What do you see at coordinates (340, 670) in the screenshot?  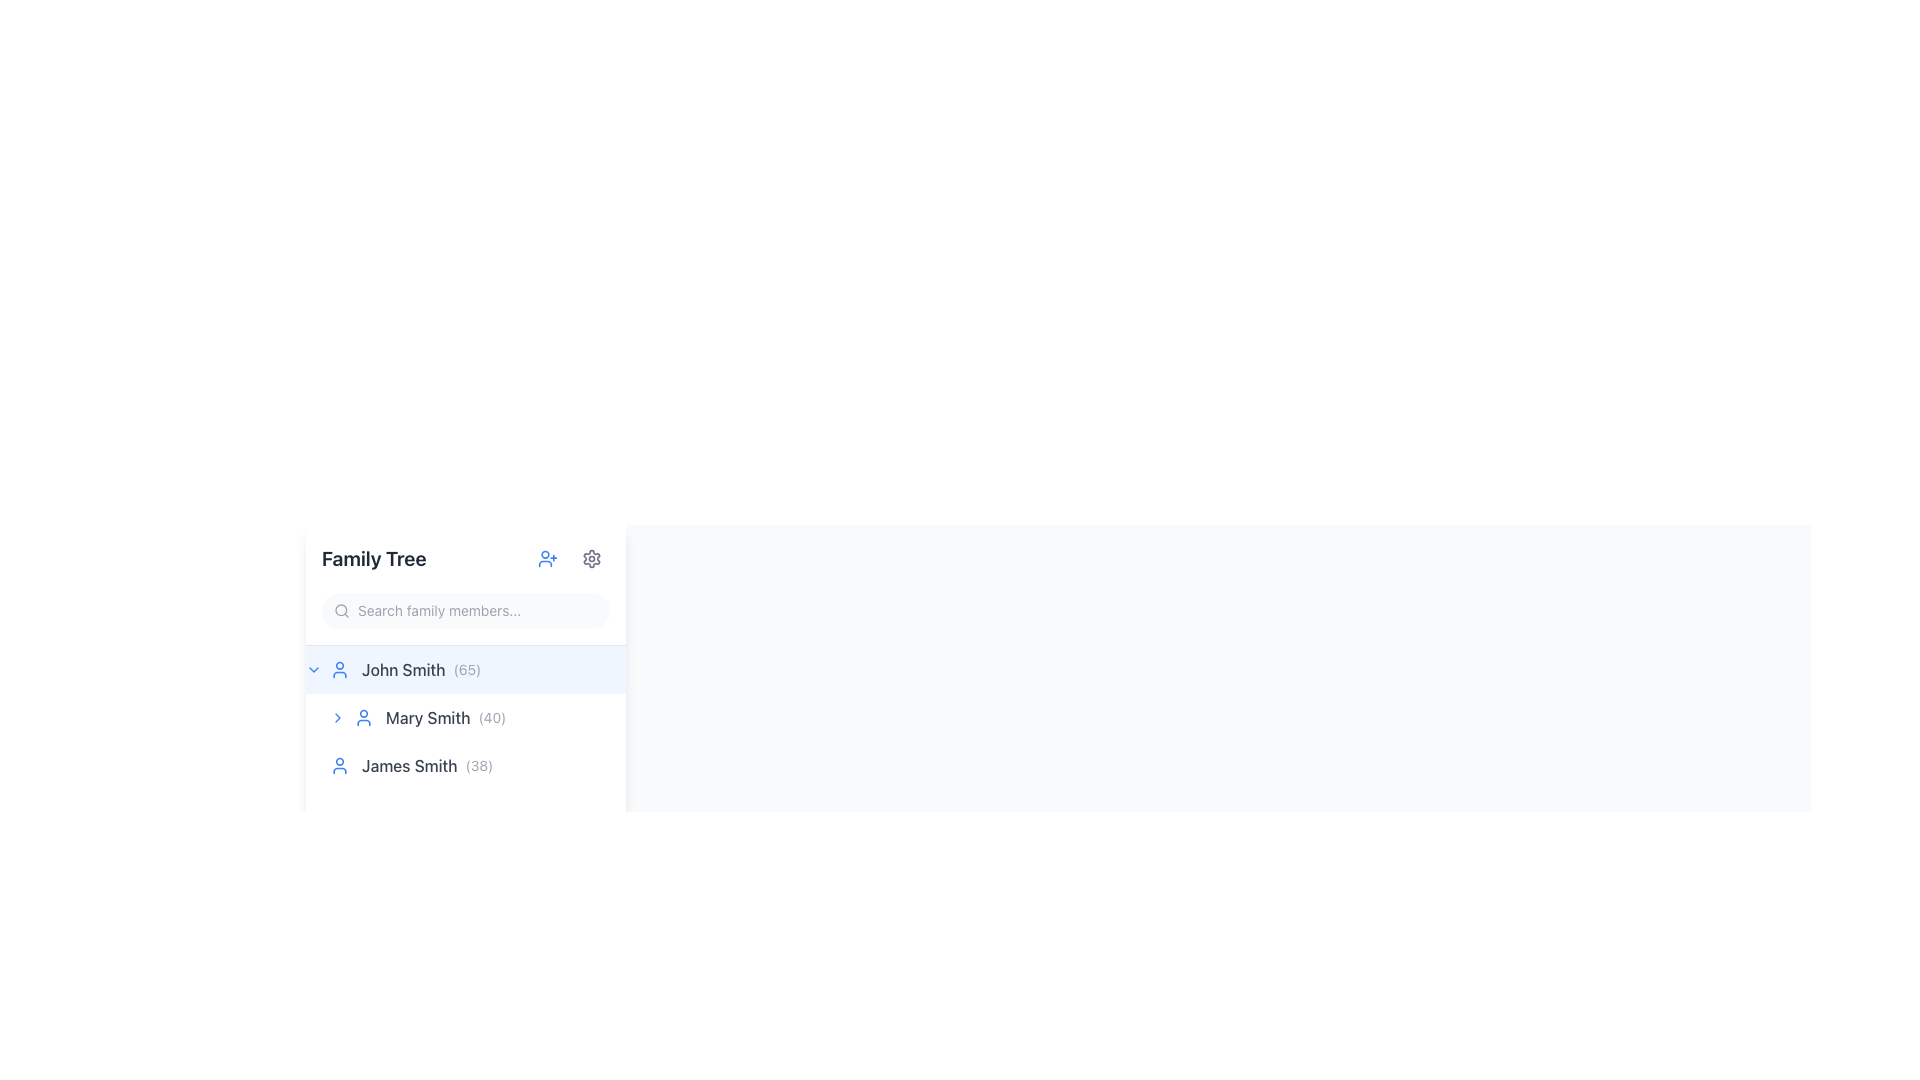 I see `the user profile icon representing 'John Smith' located to the left of the text 'John Smith (65)' in the first row of the 'Family Tree' section` at bounding box center [340, 670].